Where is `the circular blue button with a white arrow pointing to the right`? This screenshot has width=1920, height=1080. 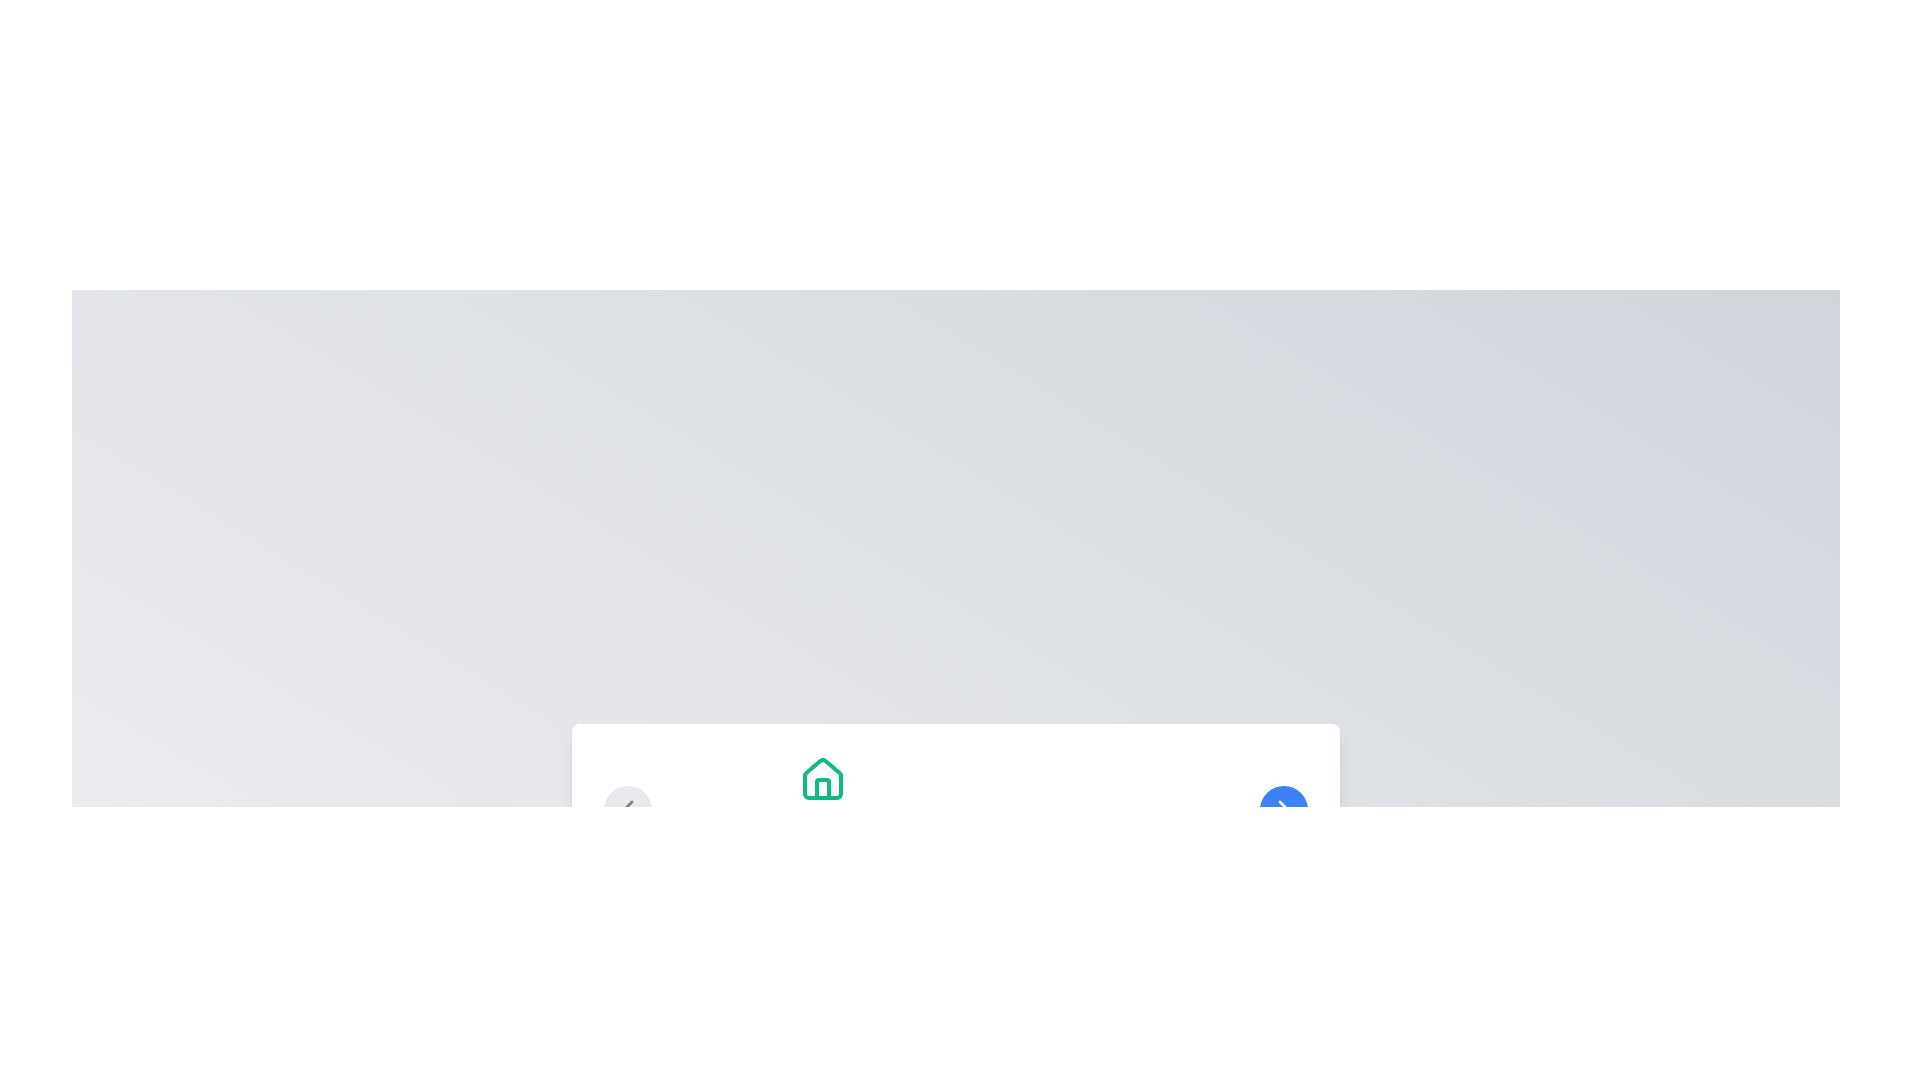 the circular blue button with a white arrow pointing to the right is located at coordinates (1283, 810).